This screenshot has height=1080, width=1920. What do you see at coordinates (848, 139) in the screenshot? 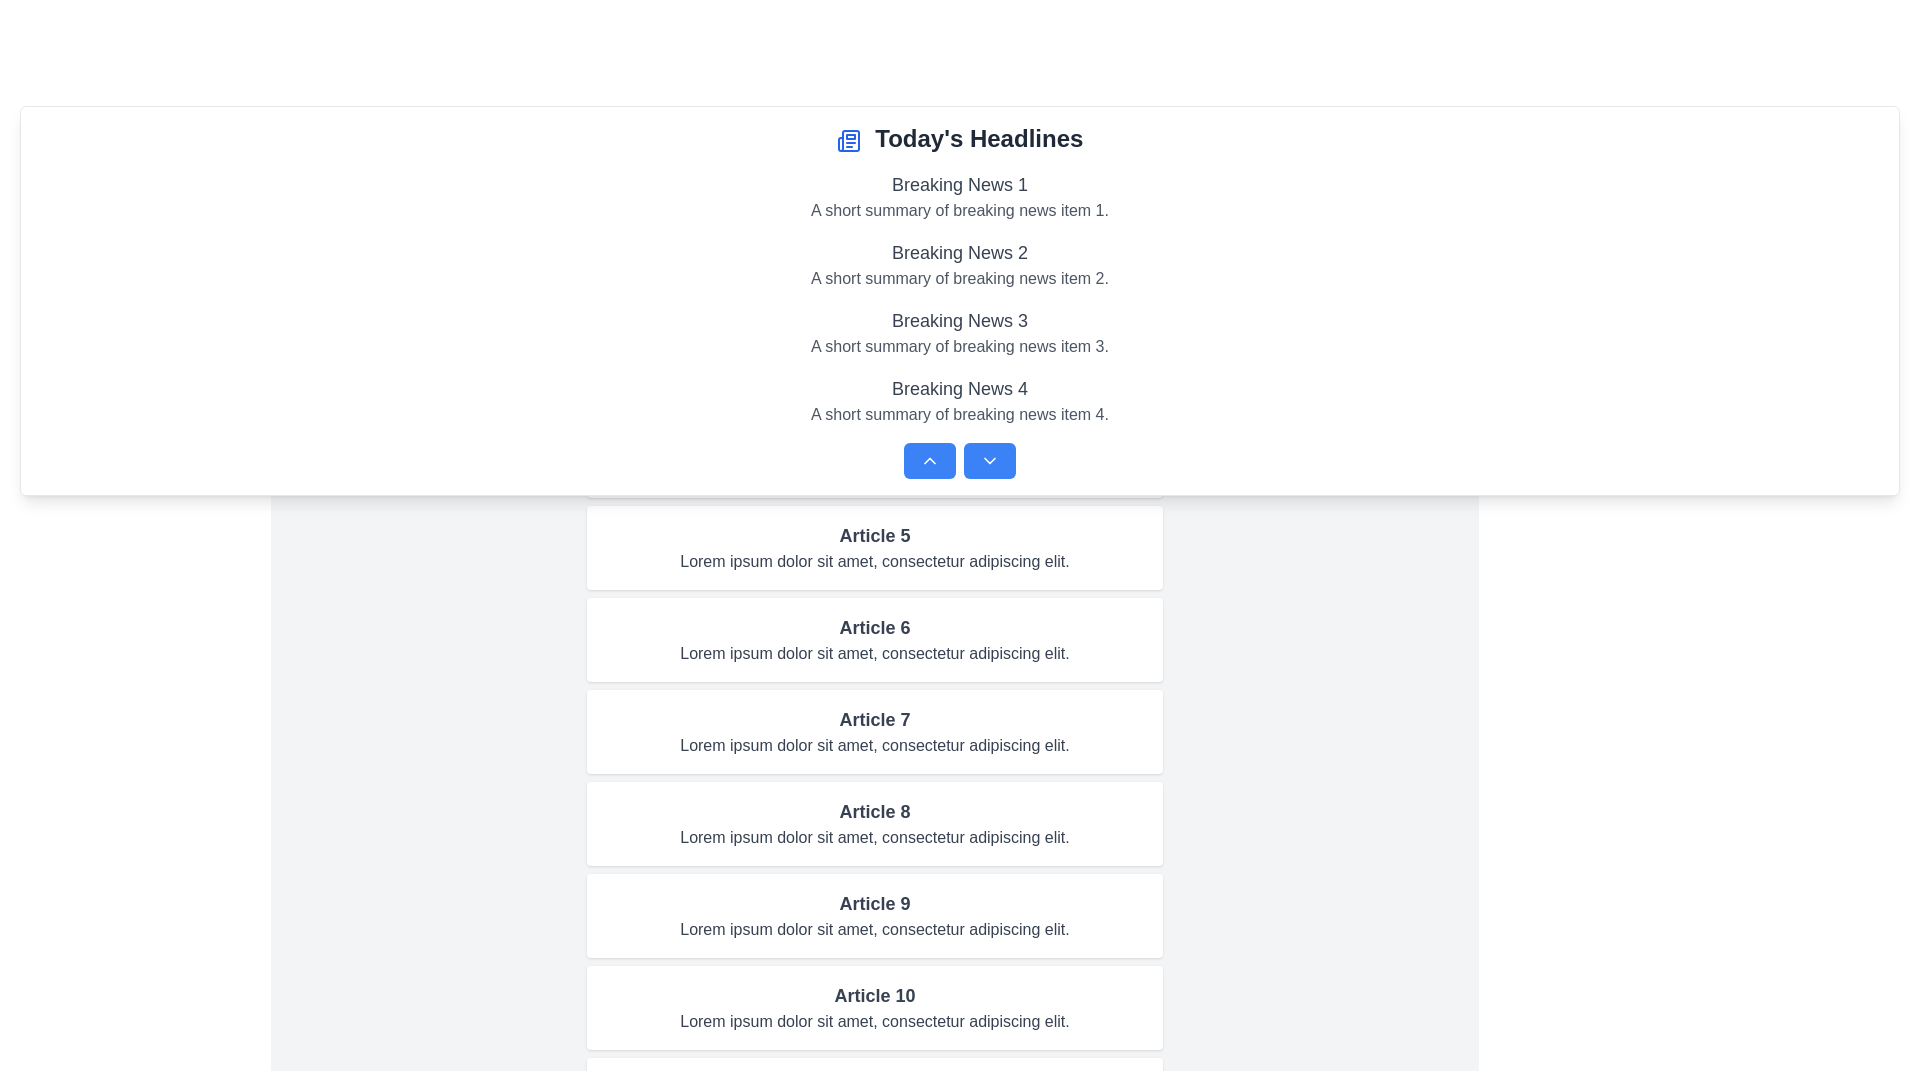
I see `the newspaper icon located in the header section, which is styled with a blue color scheme and positioned next to the text 'Today's Headlines'` at bounding box center [848, 139].